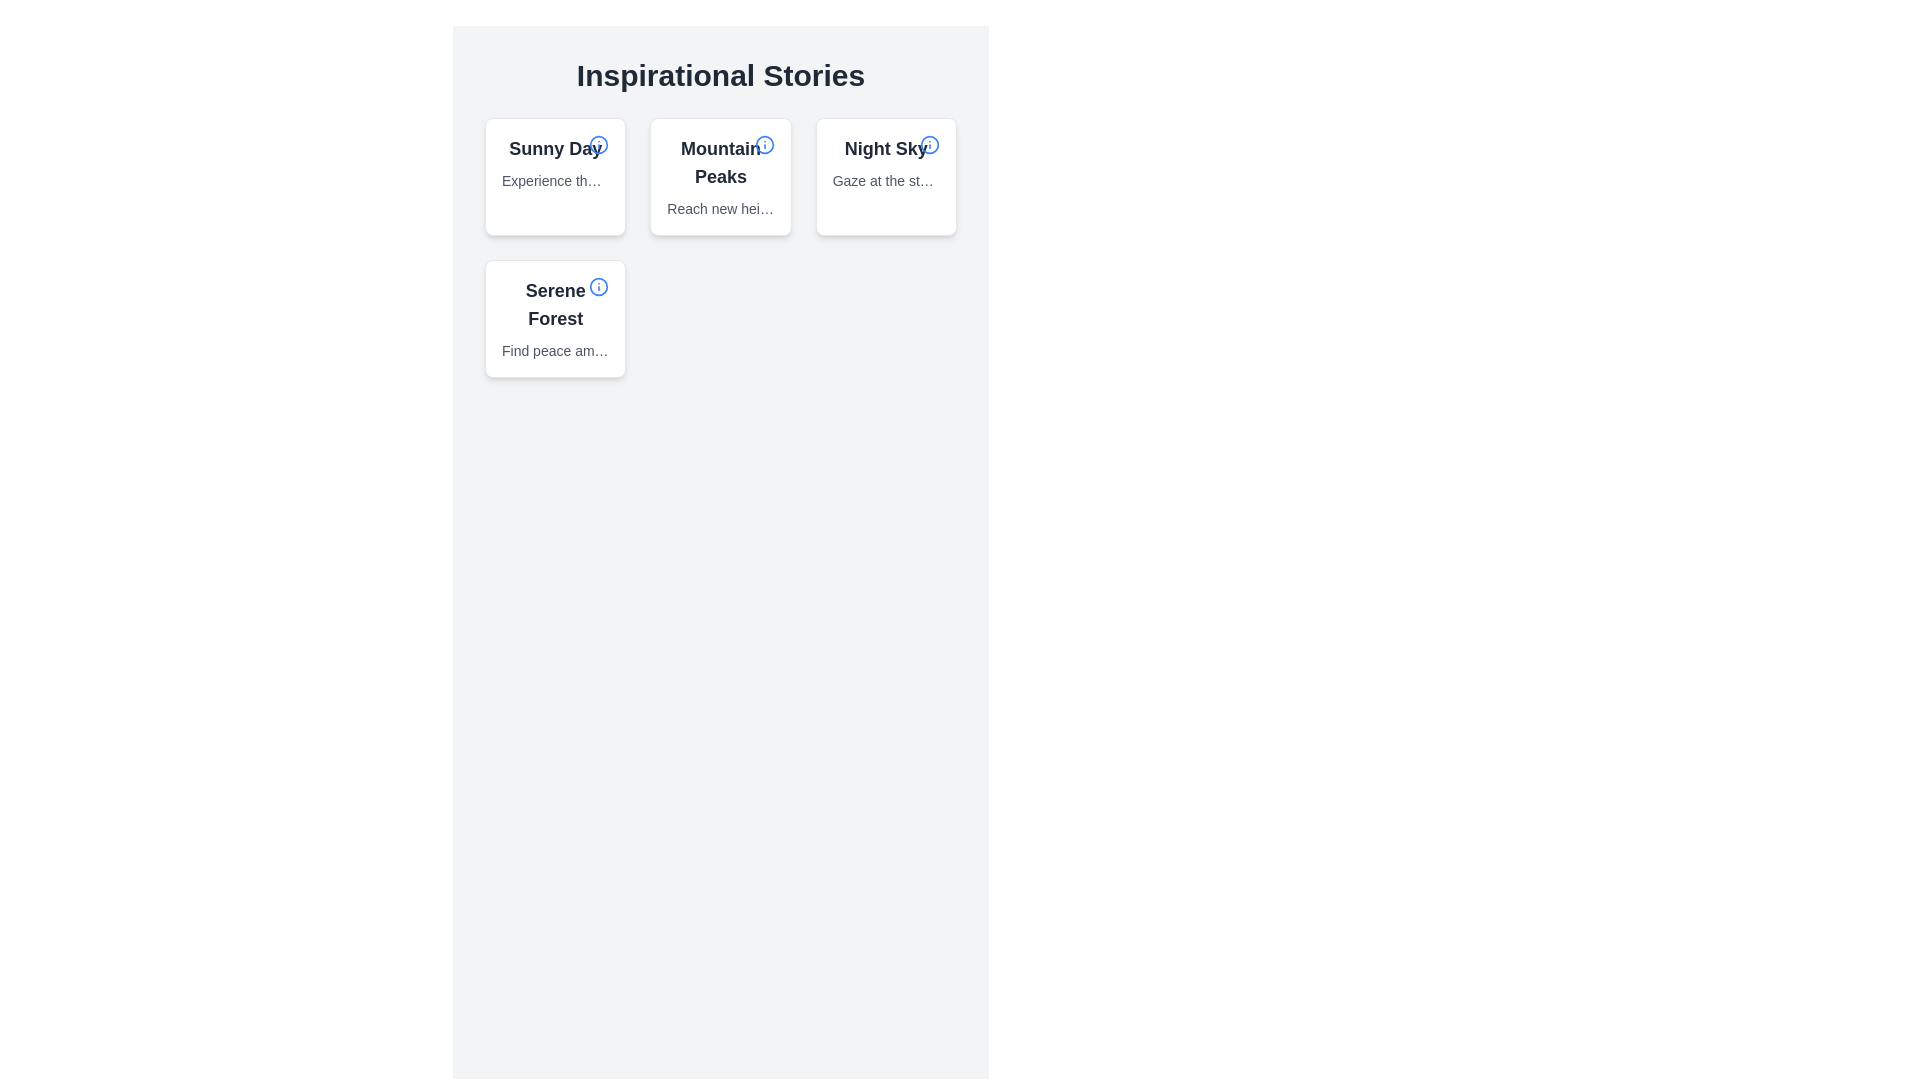  What do you see at coordinates (555, 148) in the screenshot?
I see `the bold text label reading 'Sunny Day' which is styled with a larger font size and dark gray color, located in the leftmost card under the heading 'Inspirational Stories'` at bounding box center [555, 148].